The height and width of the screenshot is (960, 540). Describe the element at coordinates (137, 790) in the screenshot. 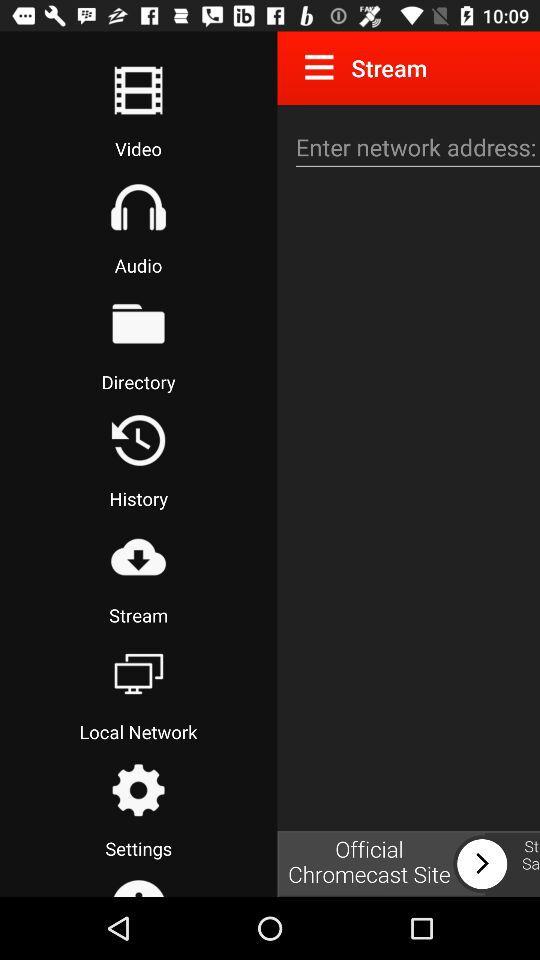

I see `the settings icon` at that location.